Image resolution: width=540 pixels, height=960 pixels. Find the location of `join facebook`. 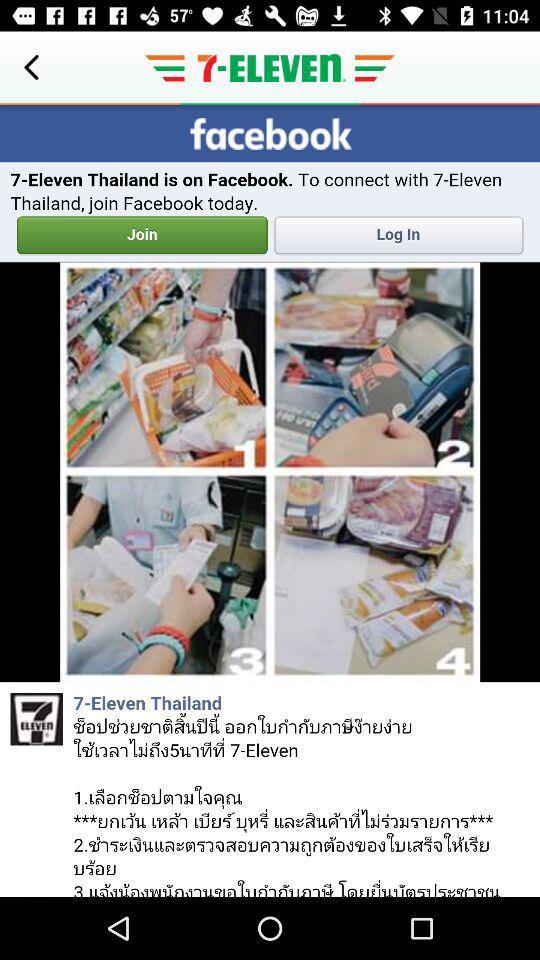

join facebook is located at coordinates (270, 500).